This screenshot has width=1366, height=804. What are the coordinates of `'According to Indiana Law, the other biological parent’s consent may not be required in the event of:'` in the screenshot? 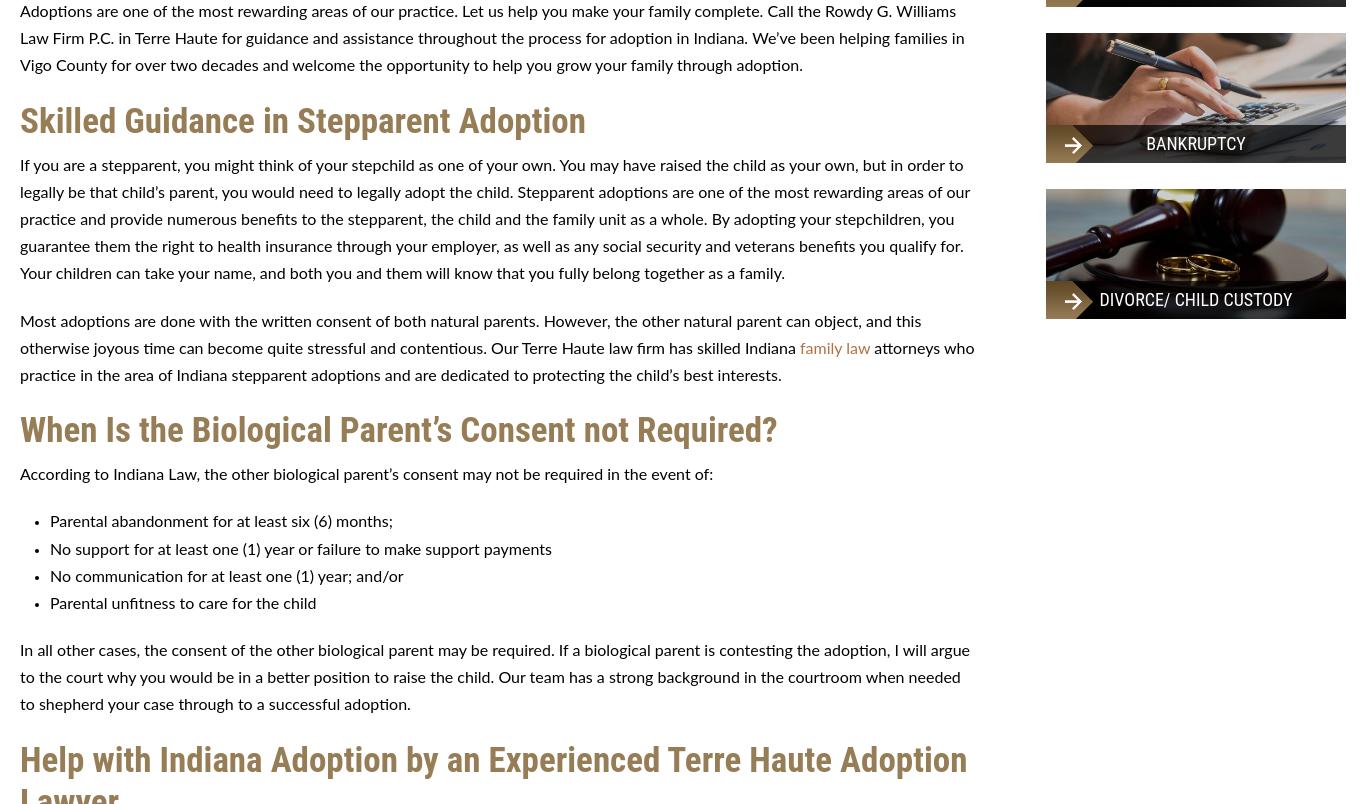 It's located at (365, 474).